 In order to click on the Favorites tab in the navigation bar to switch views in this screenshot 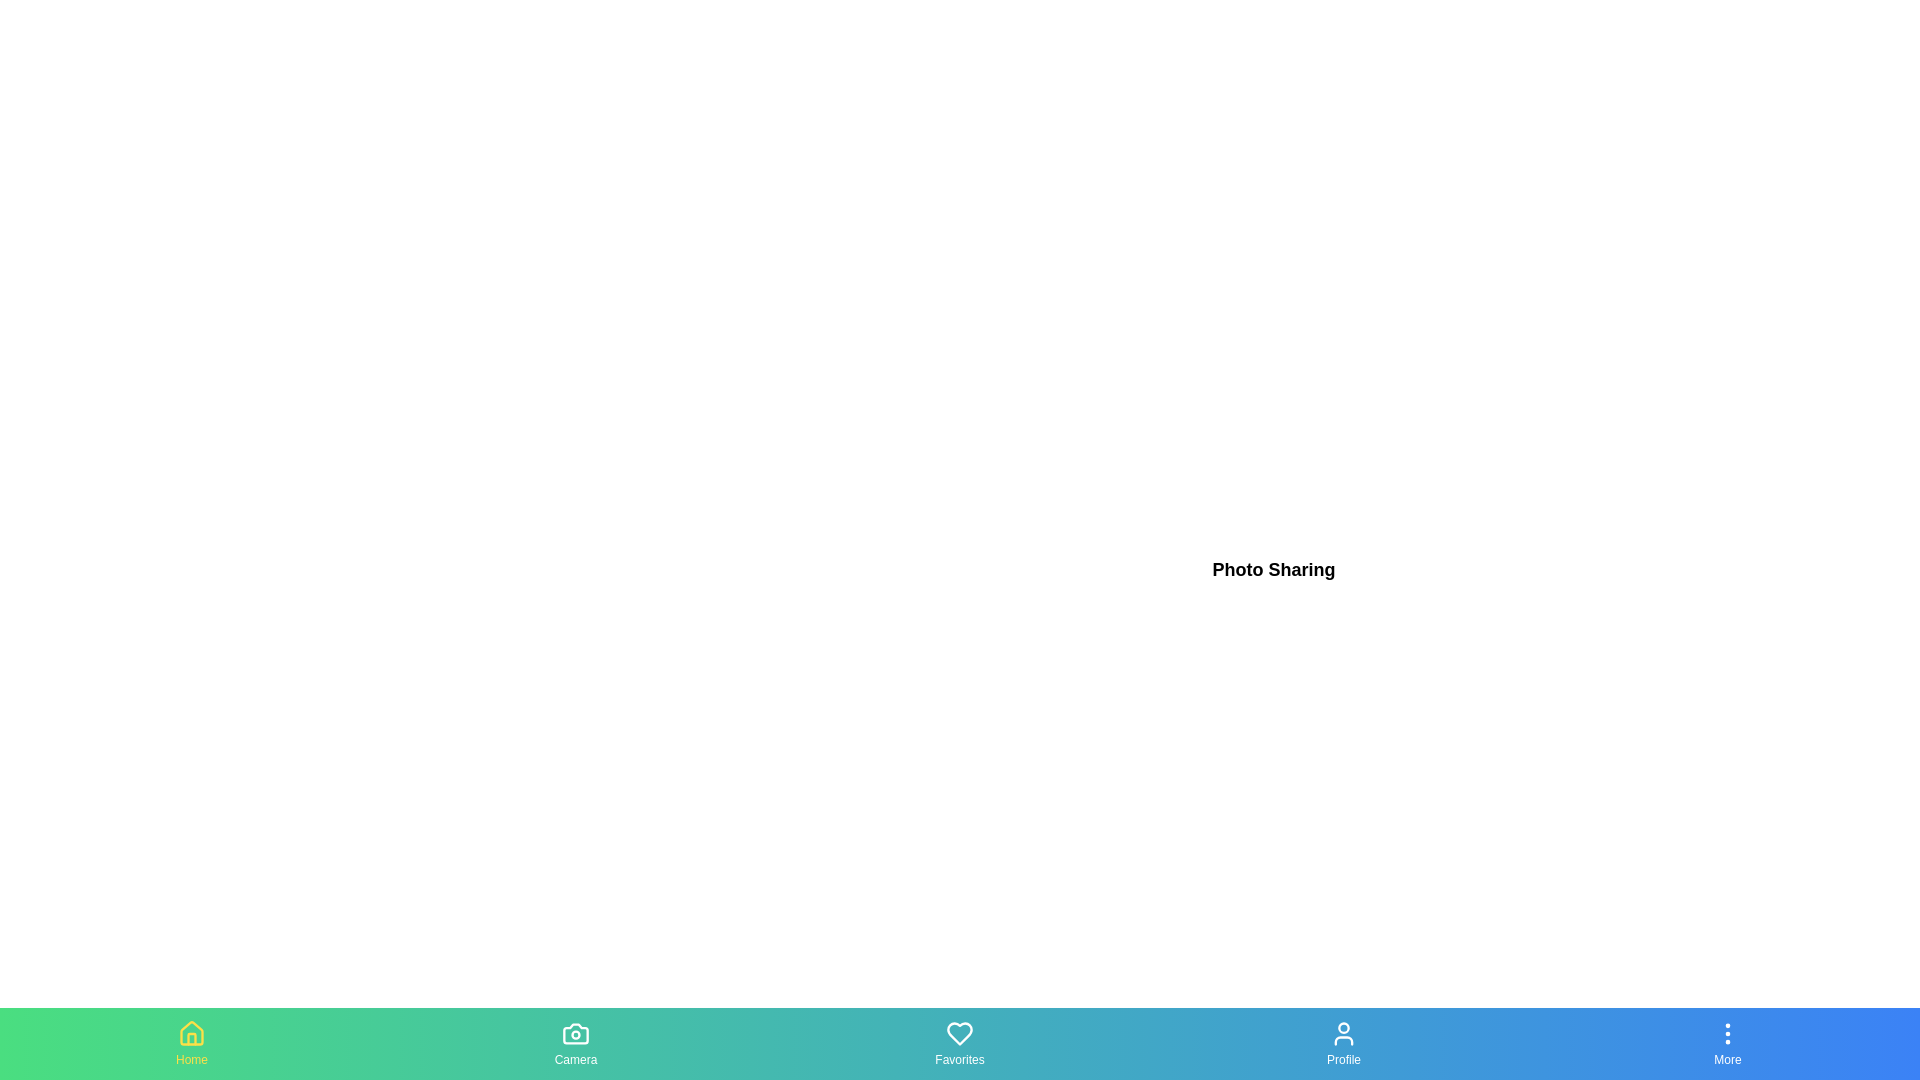, I will do `click(960, 1043)`.